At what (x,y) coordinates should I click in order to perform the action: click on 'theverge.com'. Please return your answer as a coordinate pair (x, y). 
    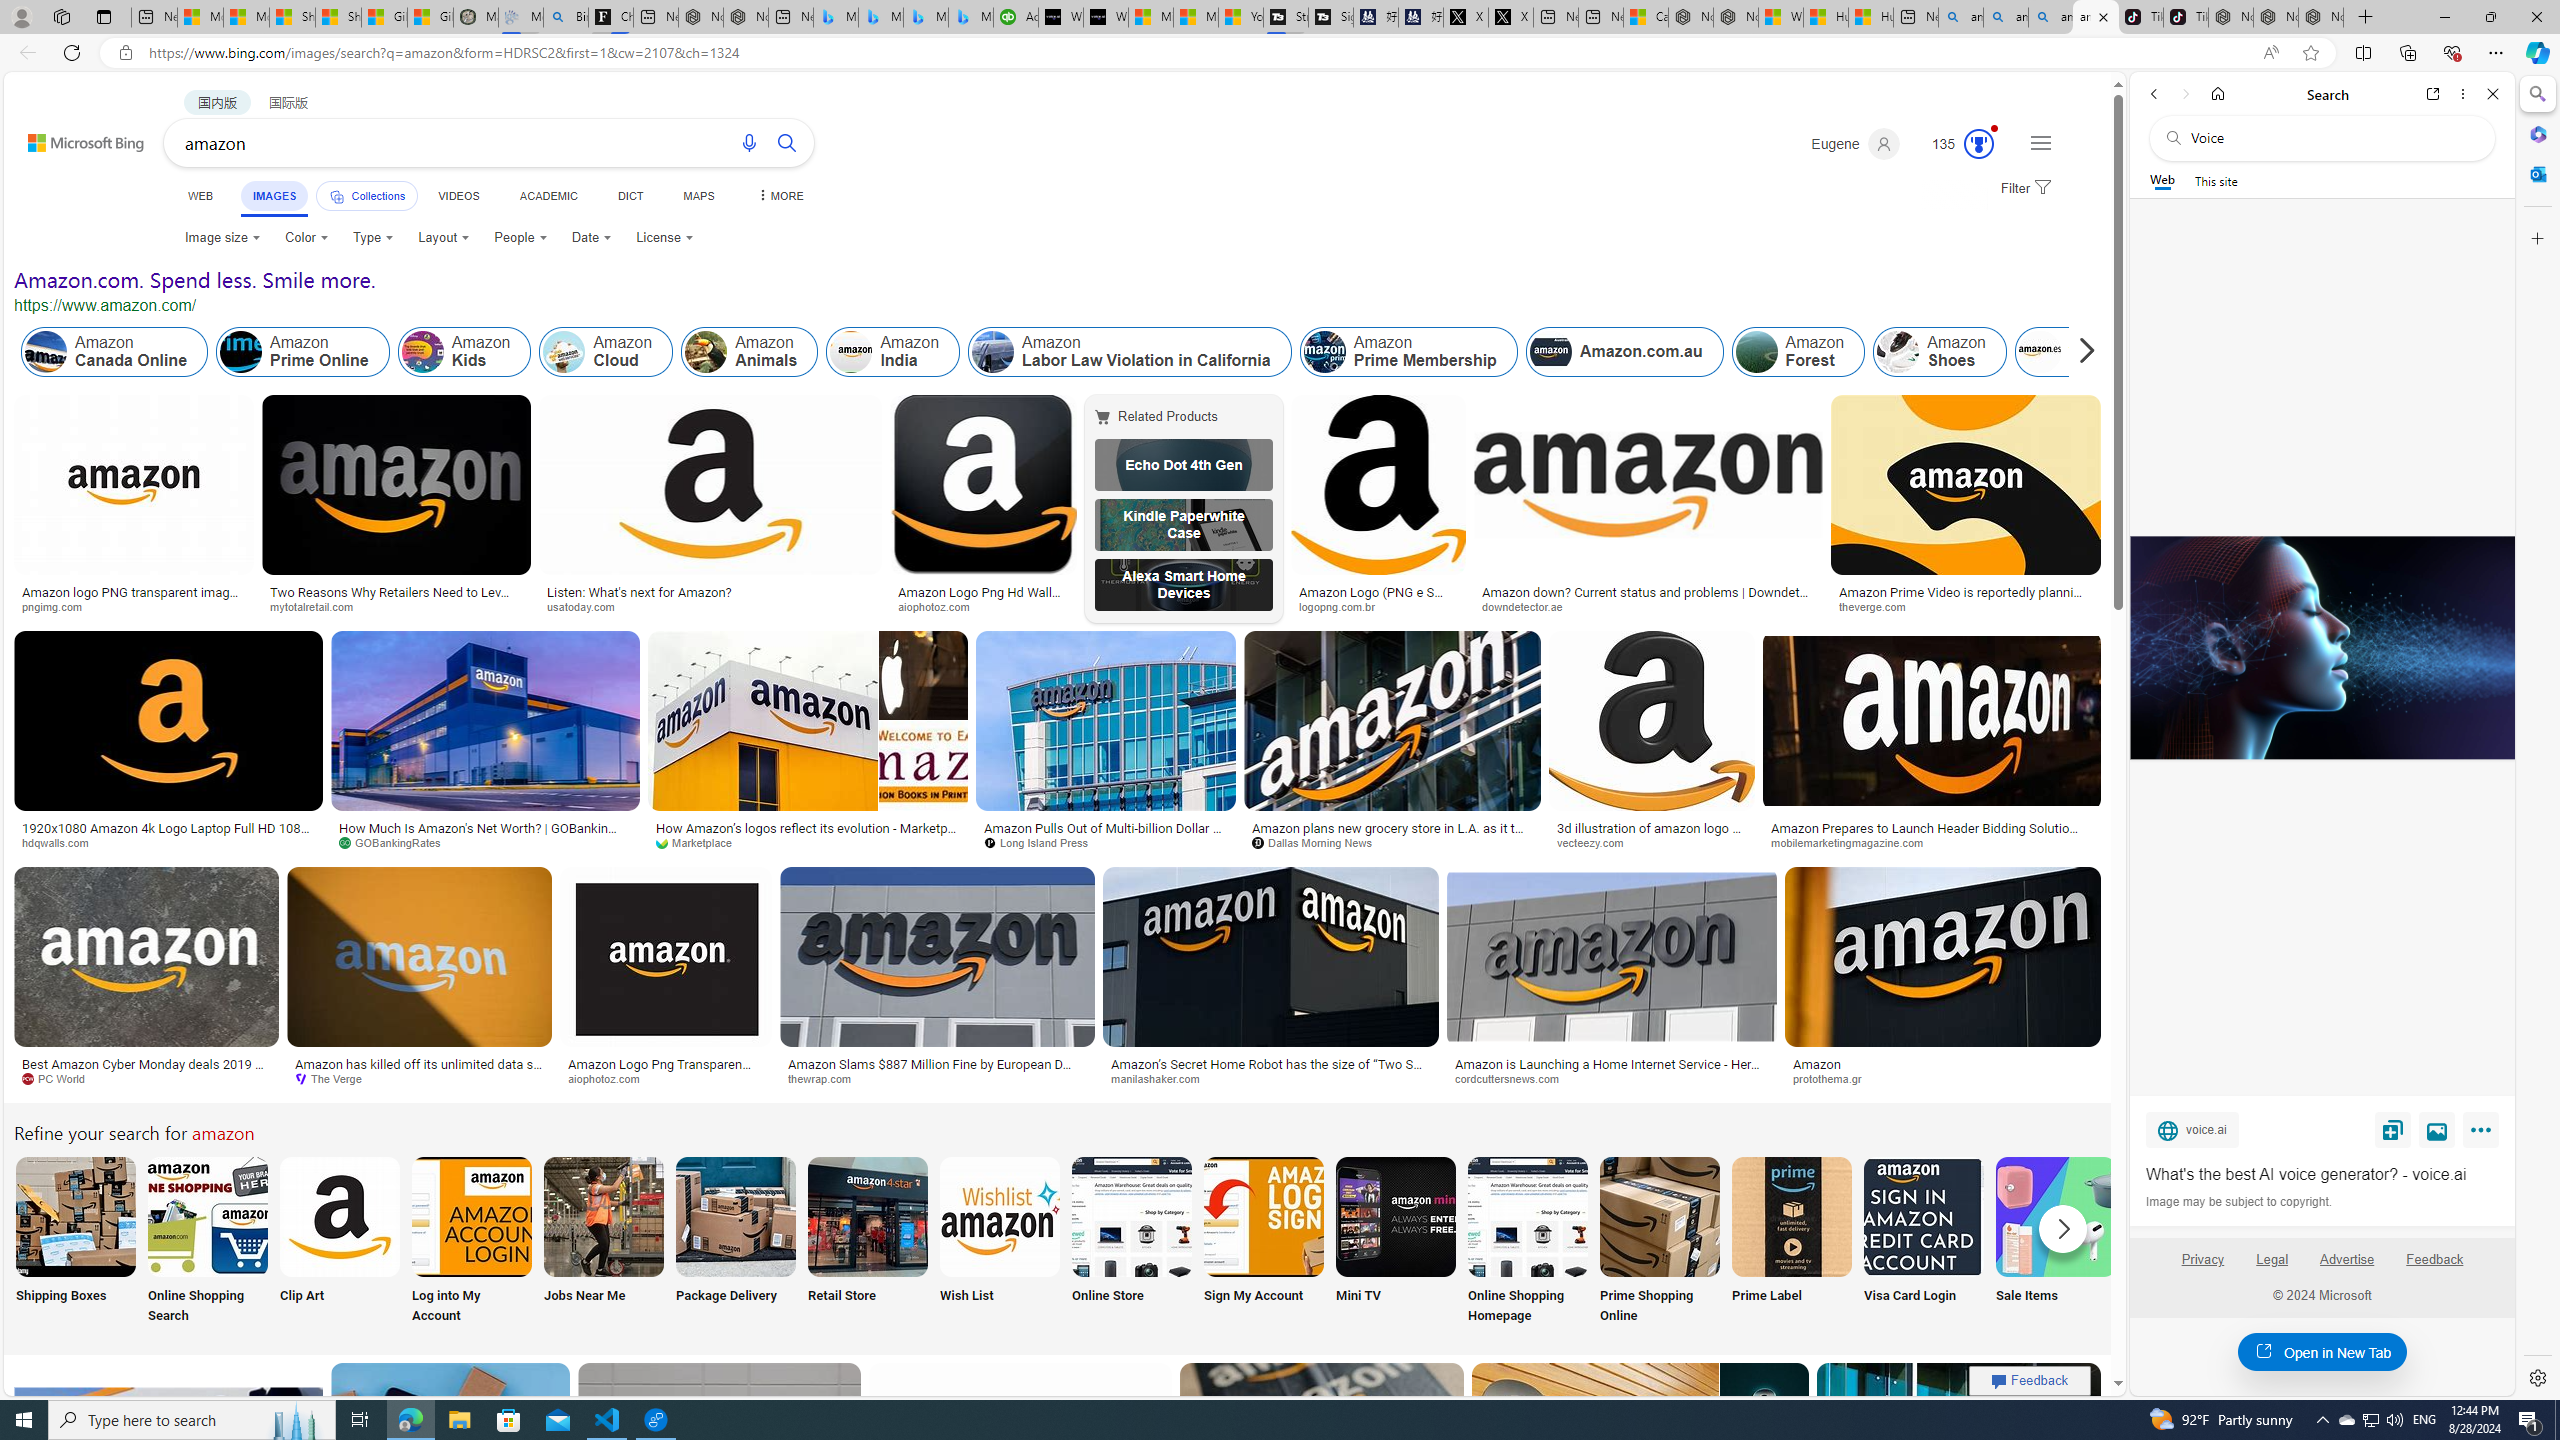
    Looking at the image, I should click on (1965, 605).